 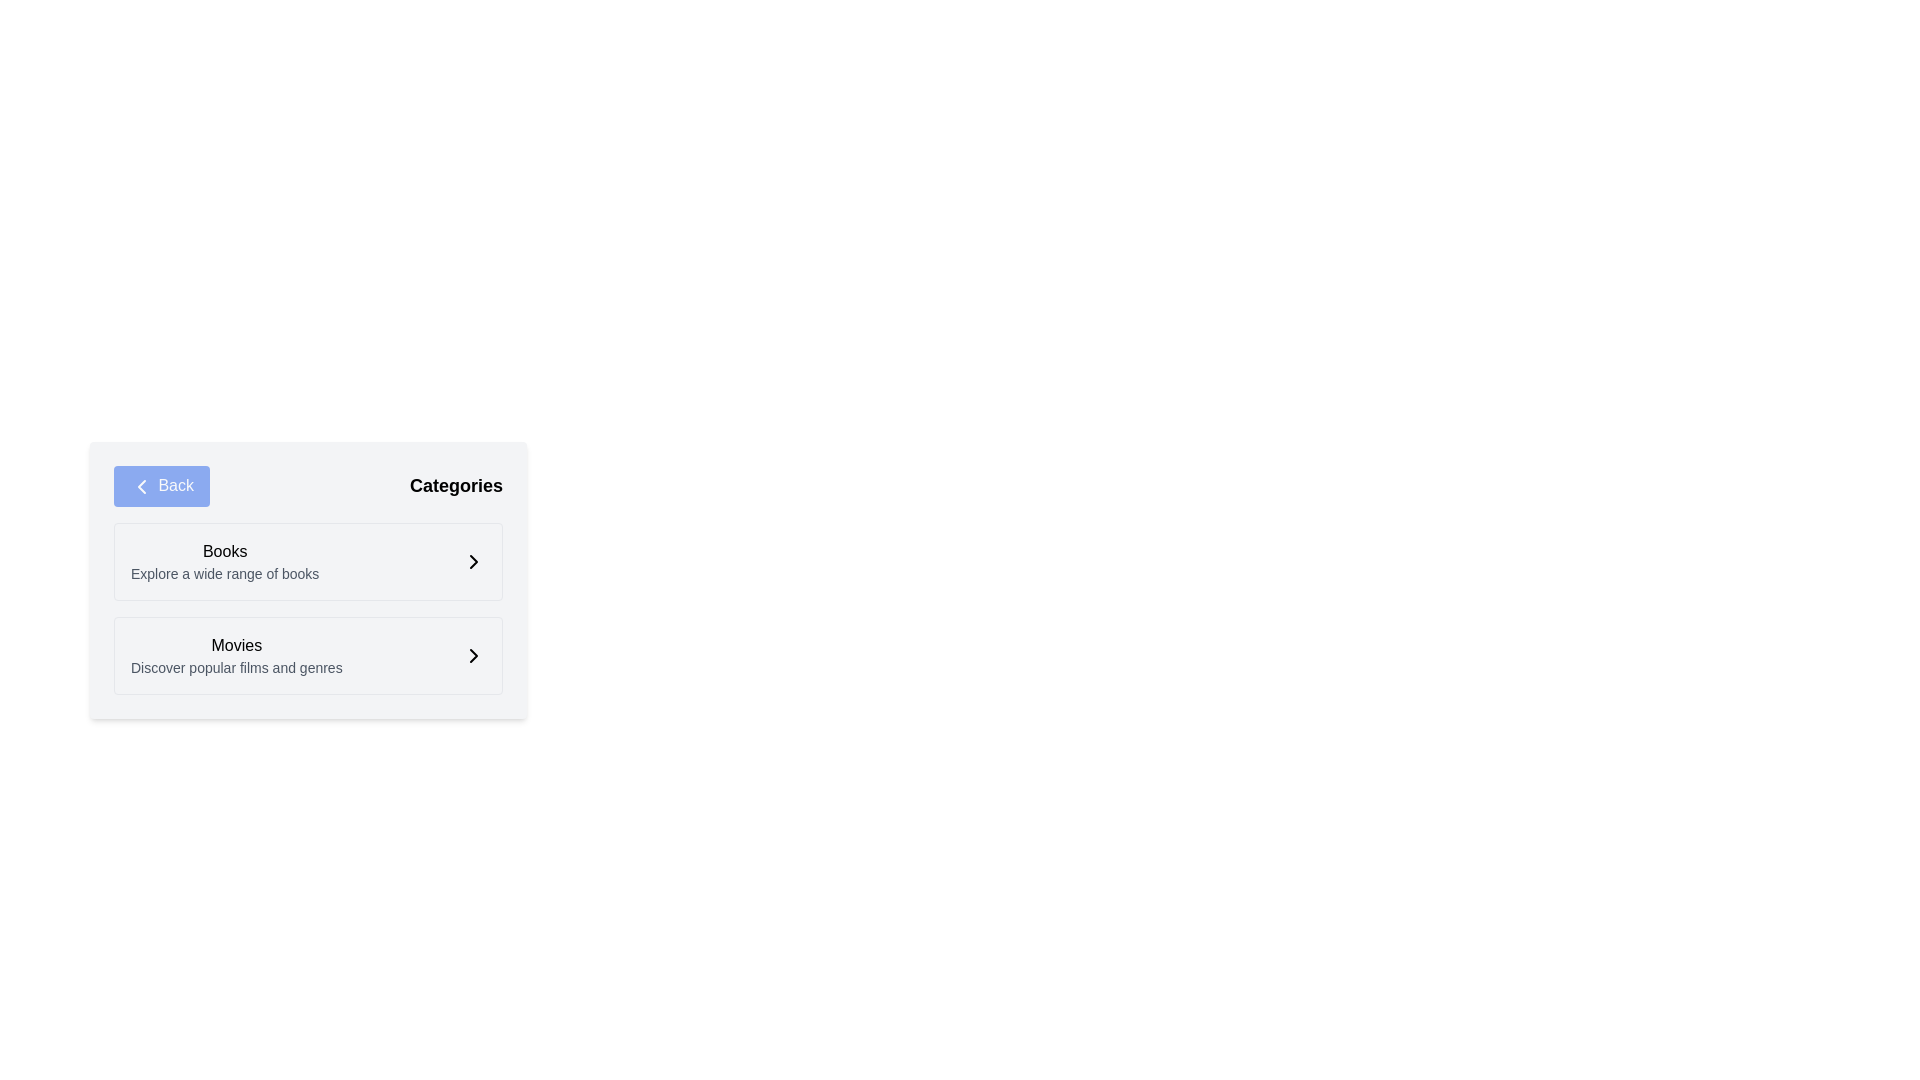 What do you see at coordinates (473, 655) in the screenshot?
I see `the minimalistic right-pointing arrow icon button located to the immediate right of the 'Movies' text in the second row of the content section under 'Categories'` at bounding box center [473, 655].